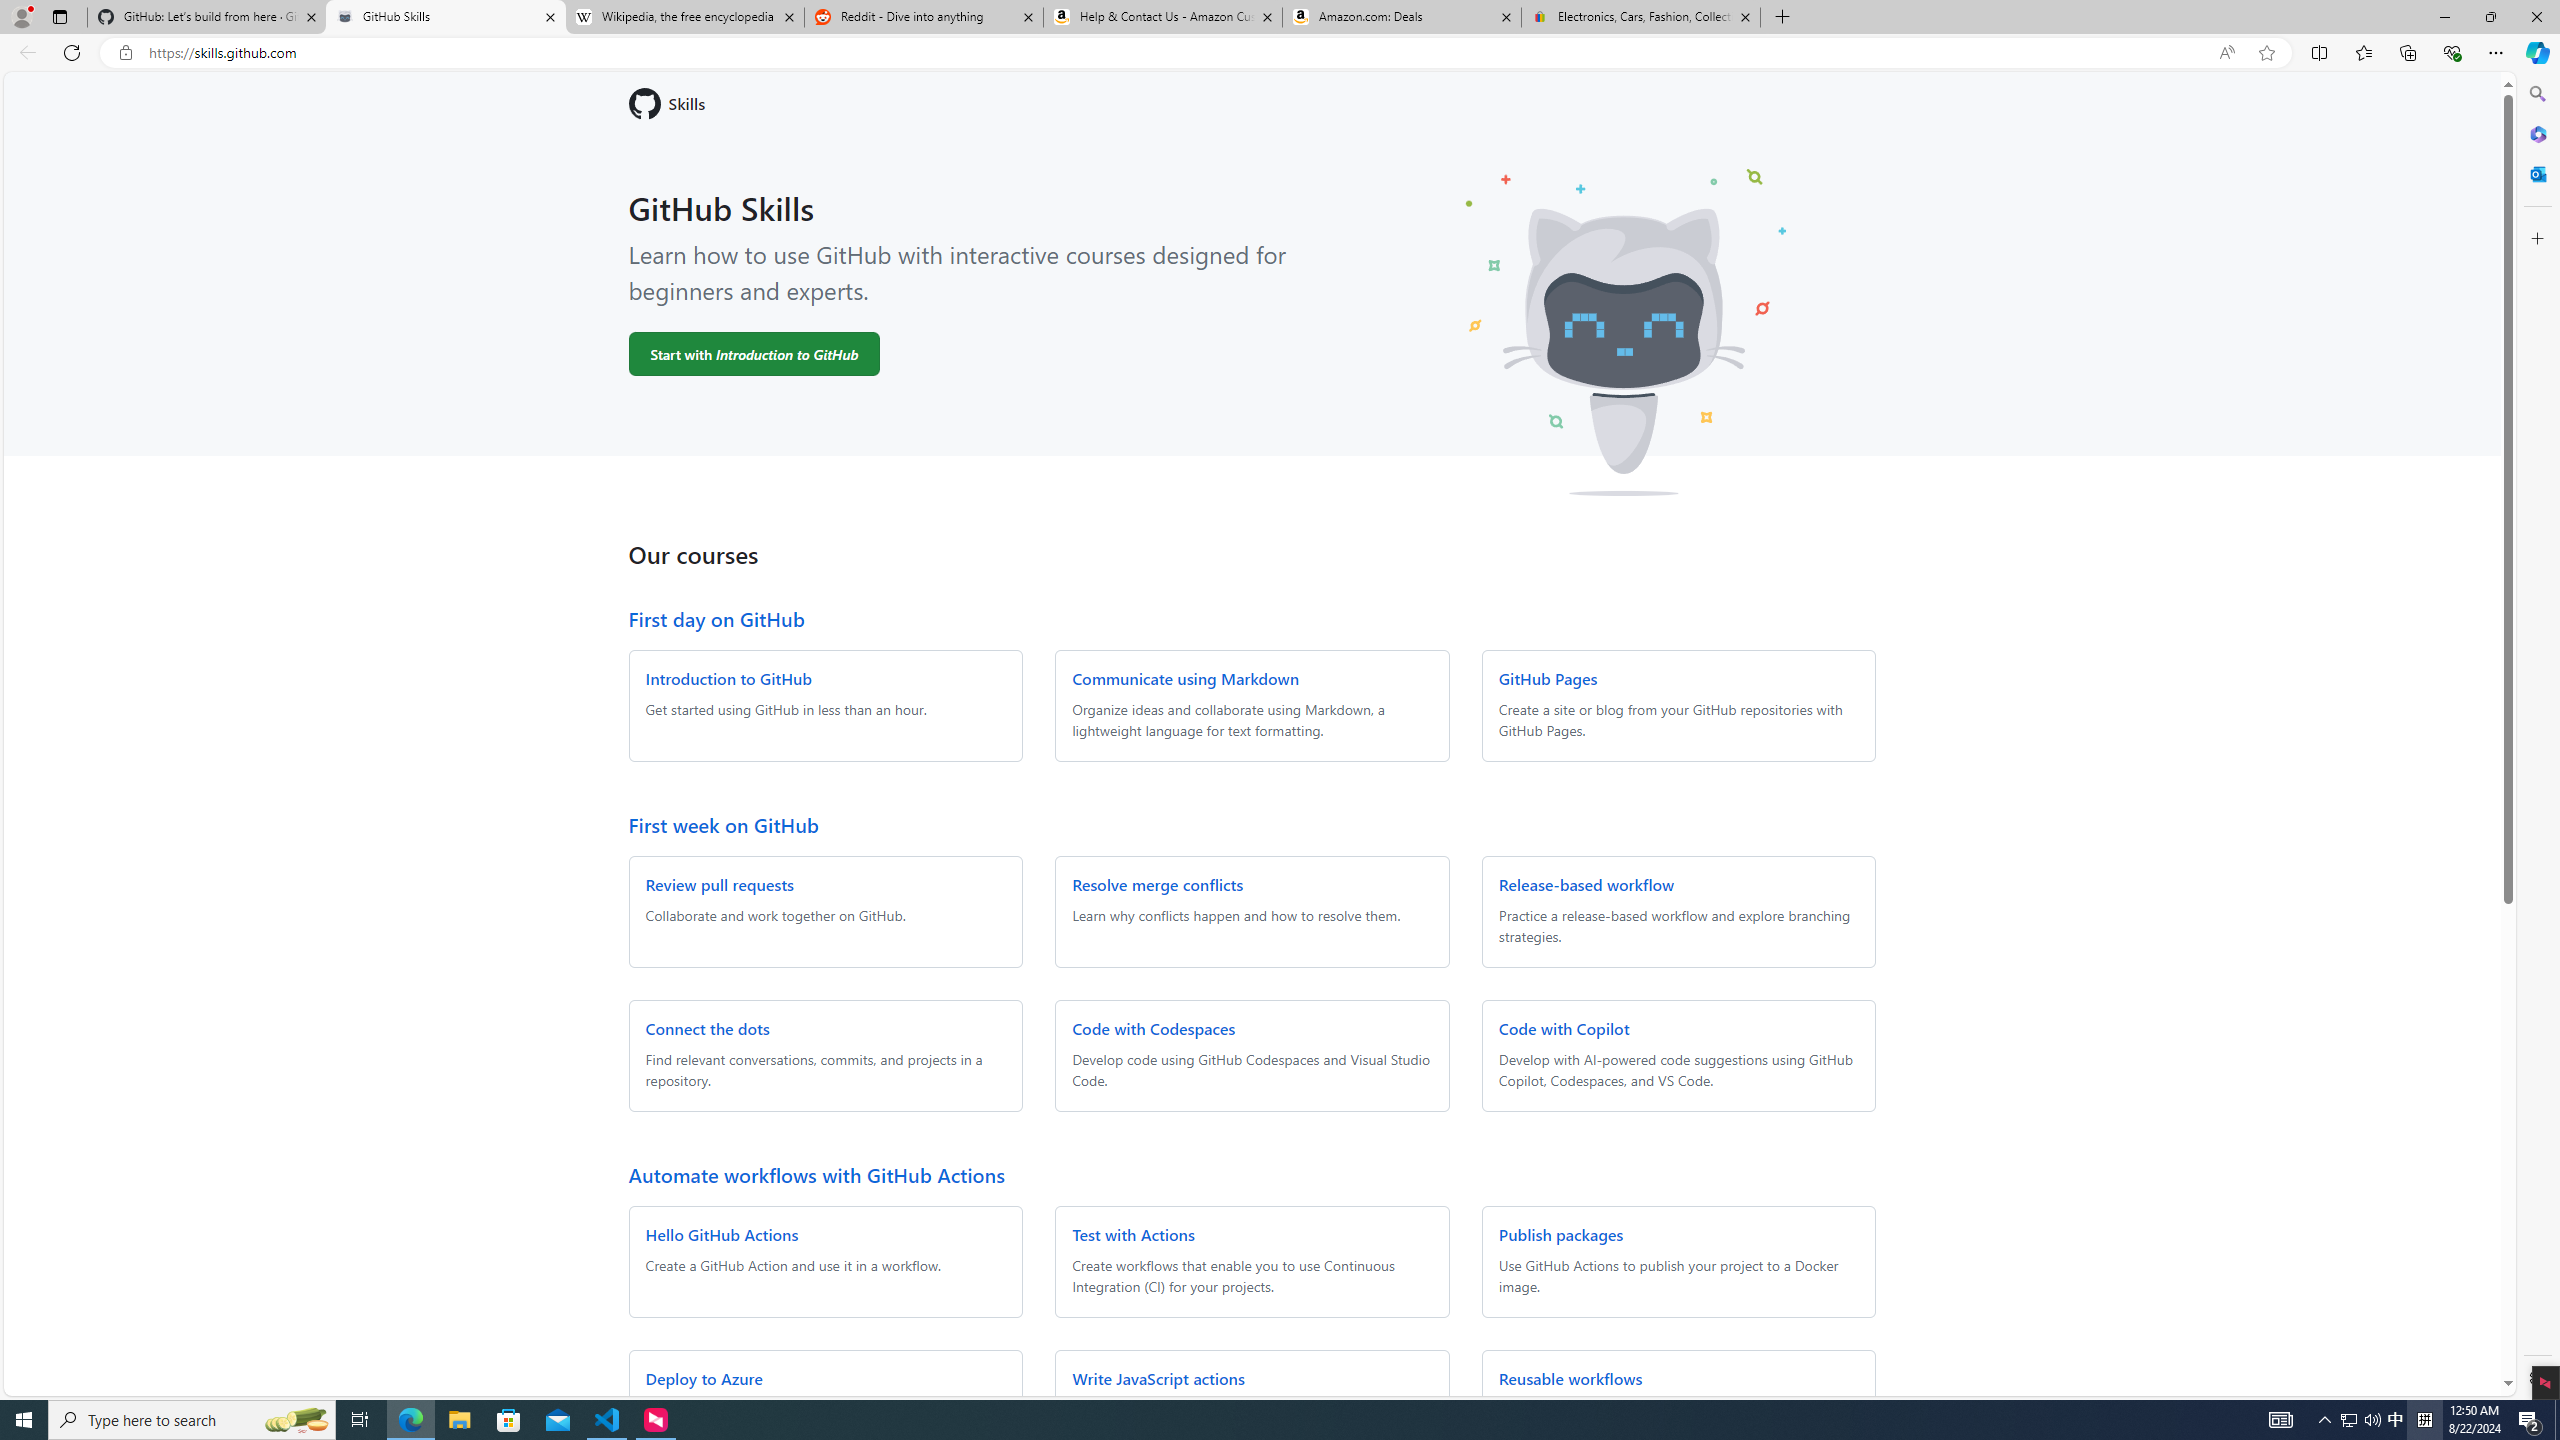 The image size is (2560, 1440). I want to click on 'GitHub Skills', so click(444, 16).